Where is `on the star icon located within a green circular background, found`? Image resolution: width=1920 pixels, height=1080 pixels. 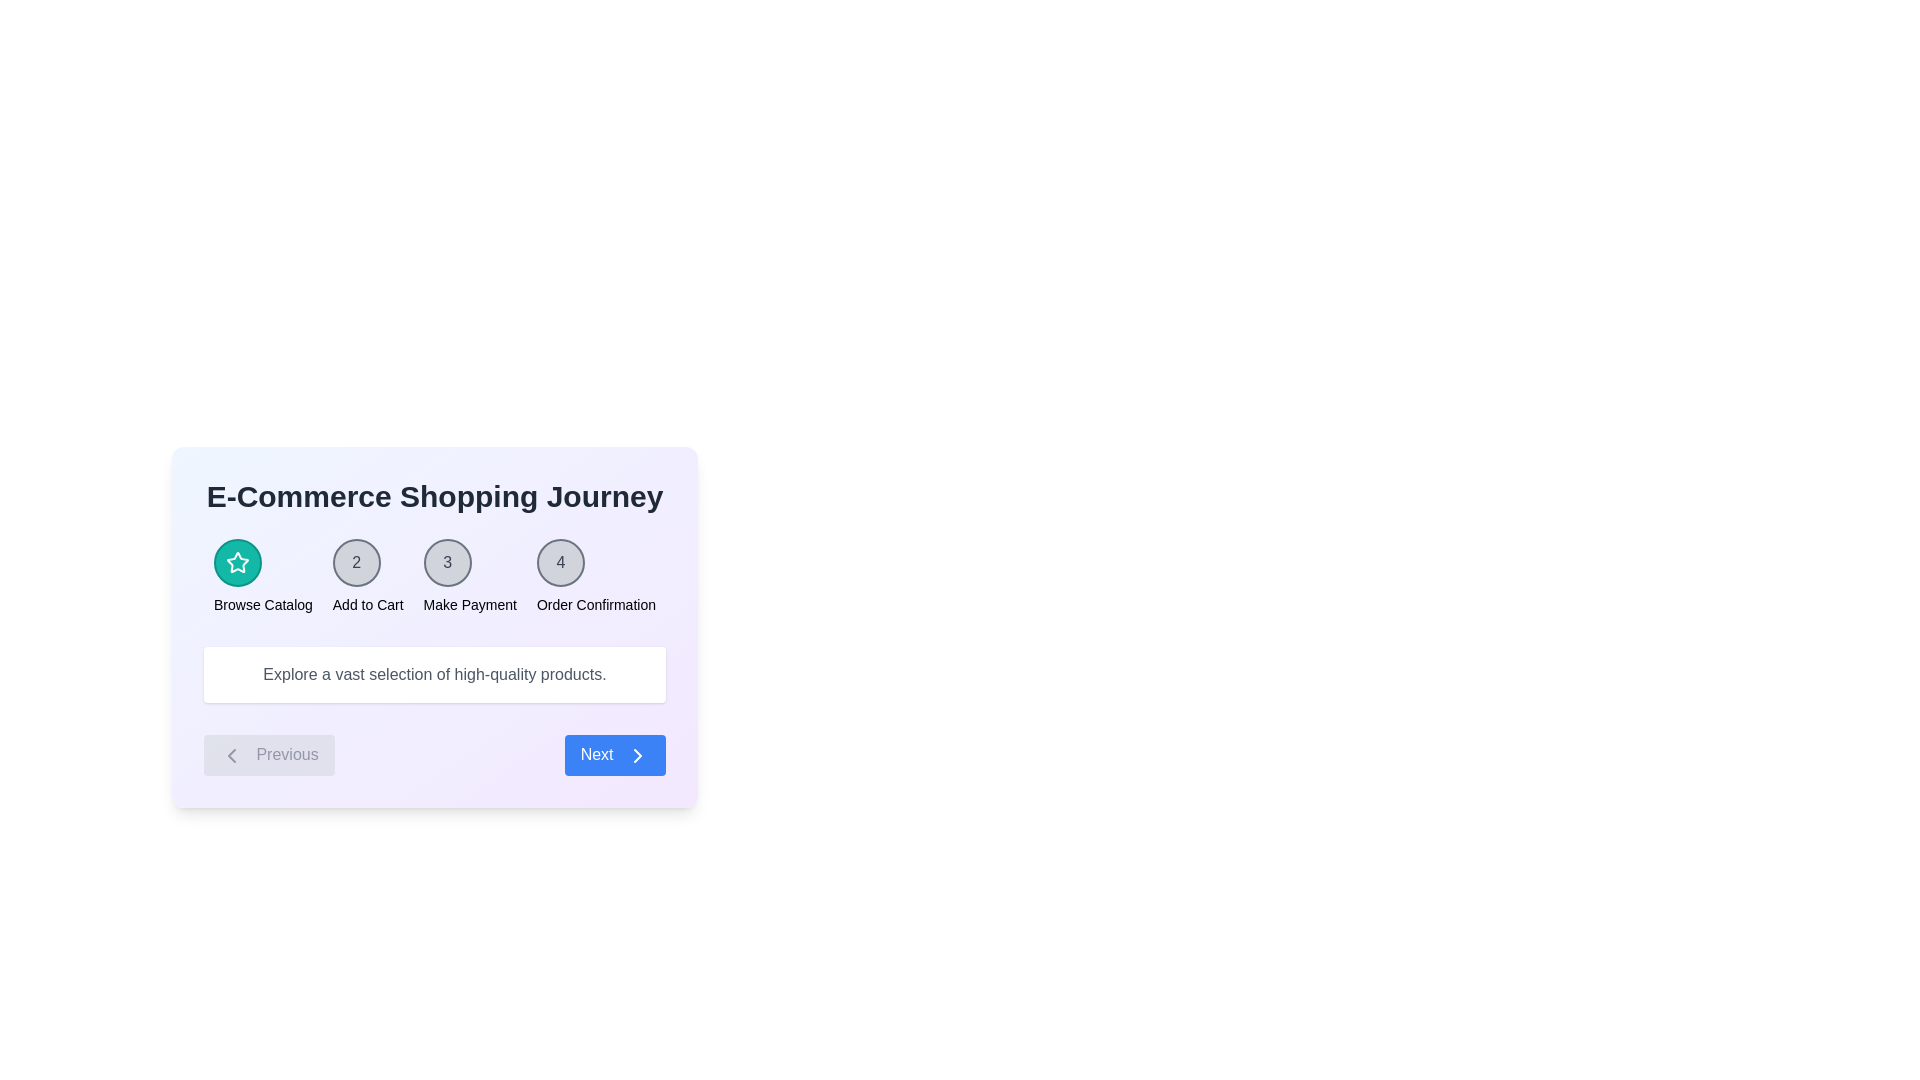
on the star icon located within a green circular background, found is located at coordinates (237, 562).